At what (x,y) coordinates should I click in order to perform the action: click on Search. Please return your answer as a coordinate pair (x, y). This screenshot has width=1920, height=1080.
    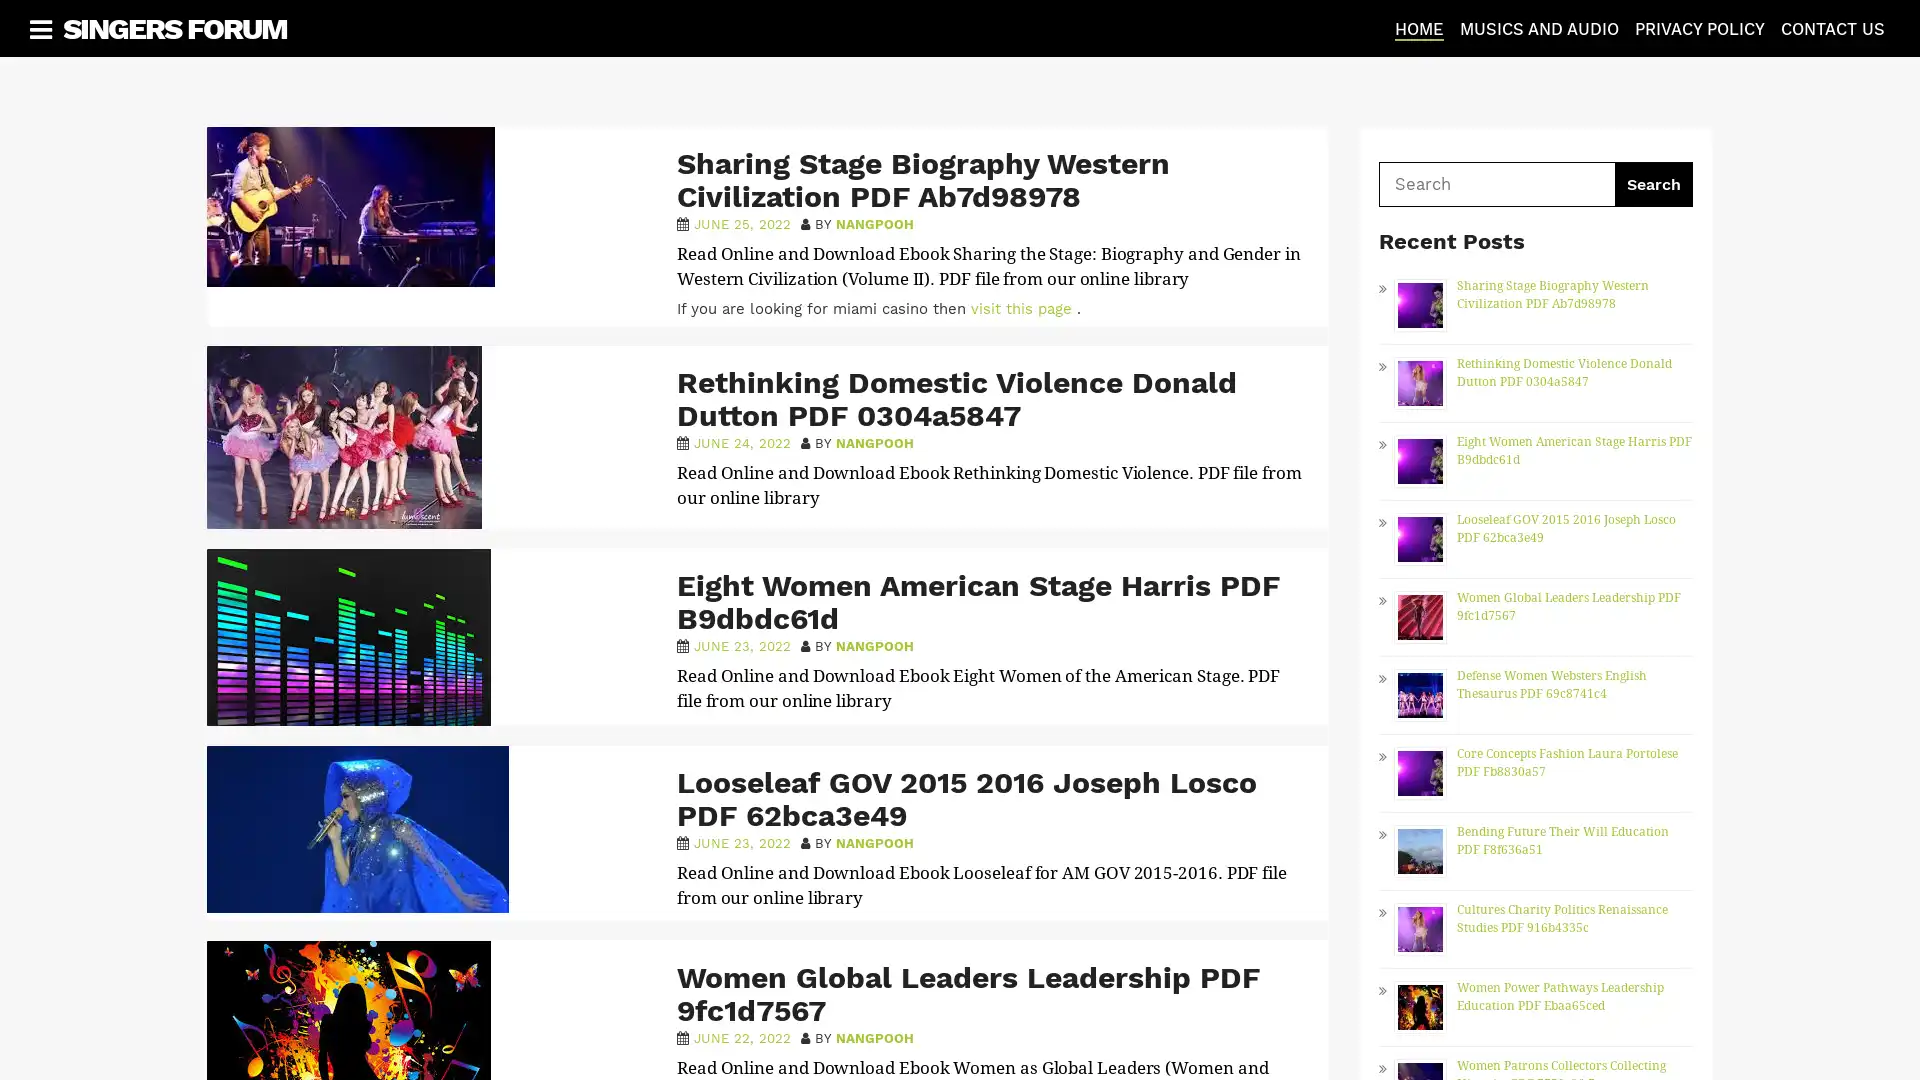
    Looking at the image, I should click on (1653, 184).